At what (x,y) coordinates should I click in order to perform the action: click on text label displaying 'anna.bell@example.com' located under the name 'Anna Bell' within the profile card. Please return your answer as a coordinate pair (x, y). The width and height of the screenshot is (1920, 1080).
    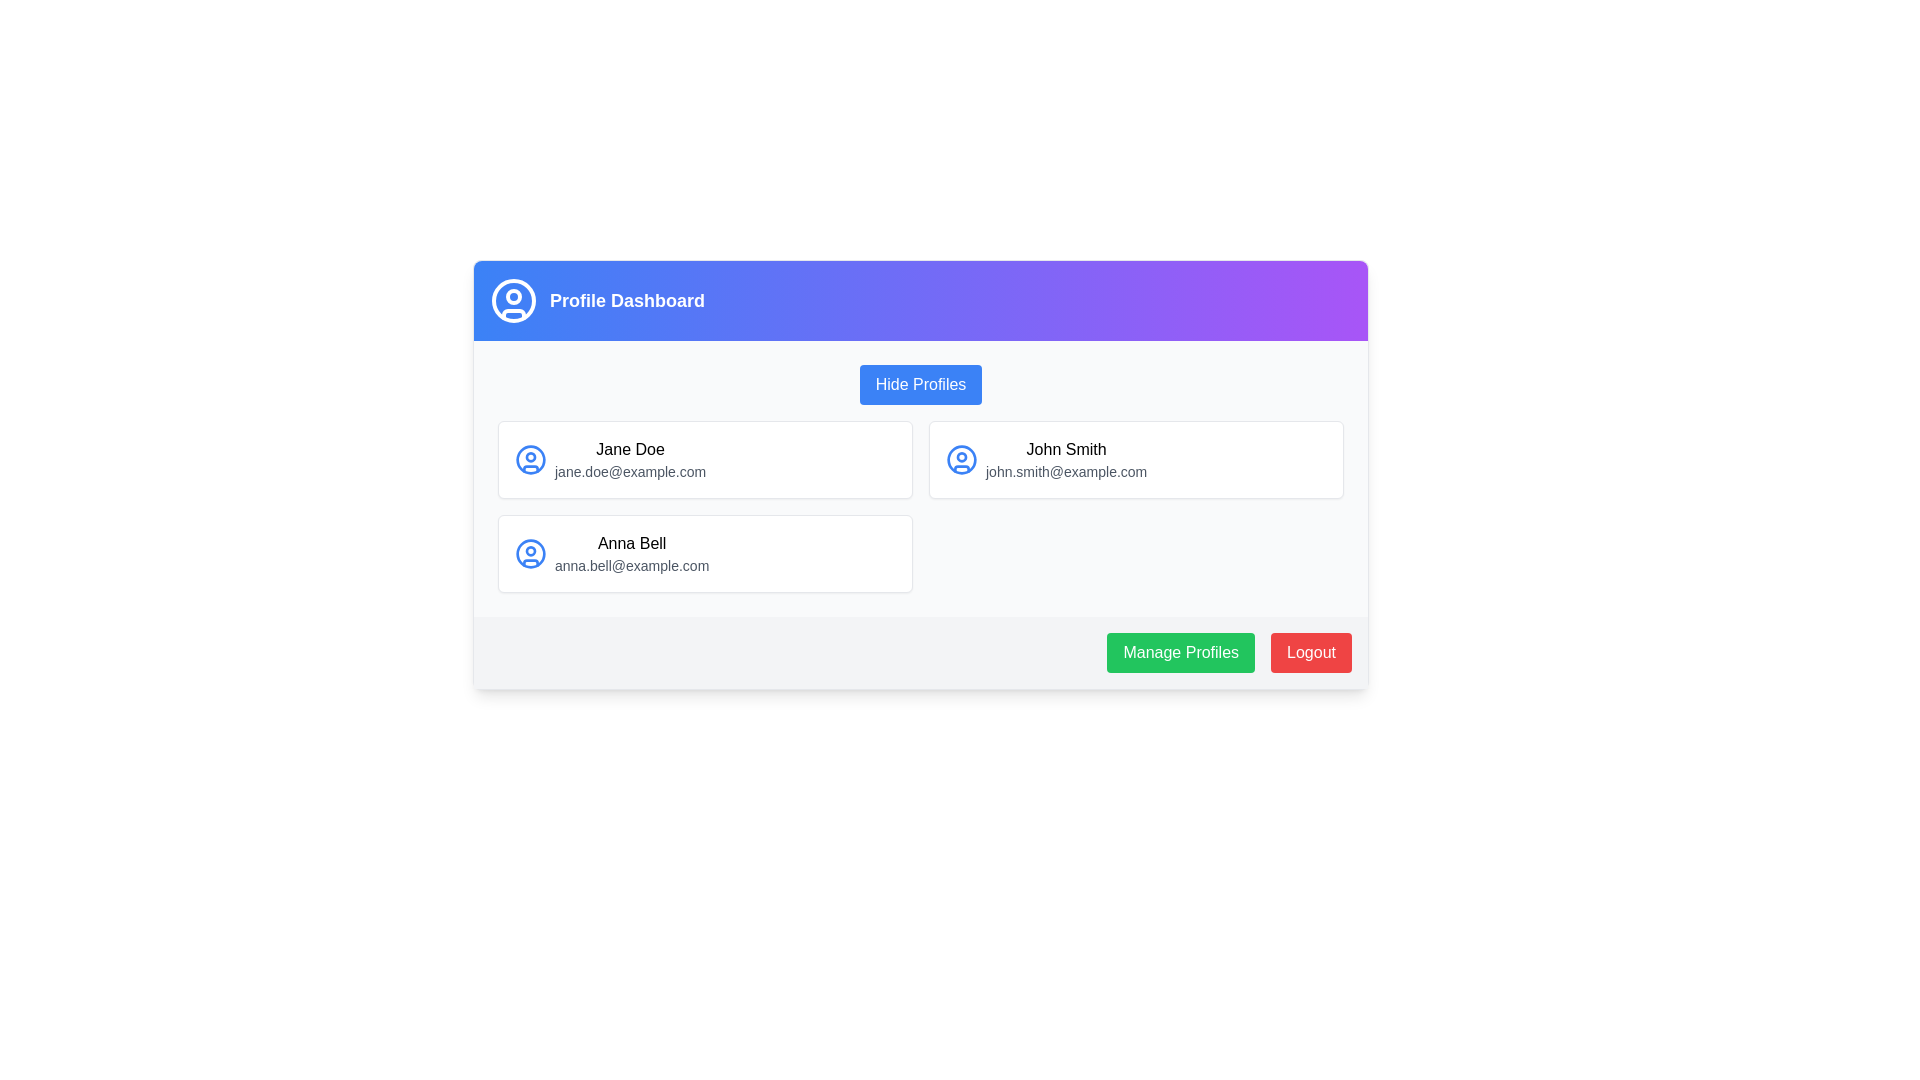
    Looking at the image, I should click on (631, 566).